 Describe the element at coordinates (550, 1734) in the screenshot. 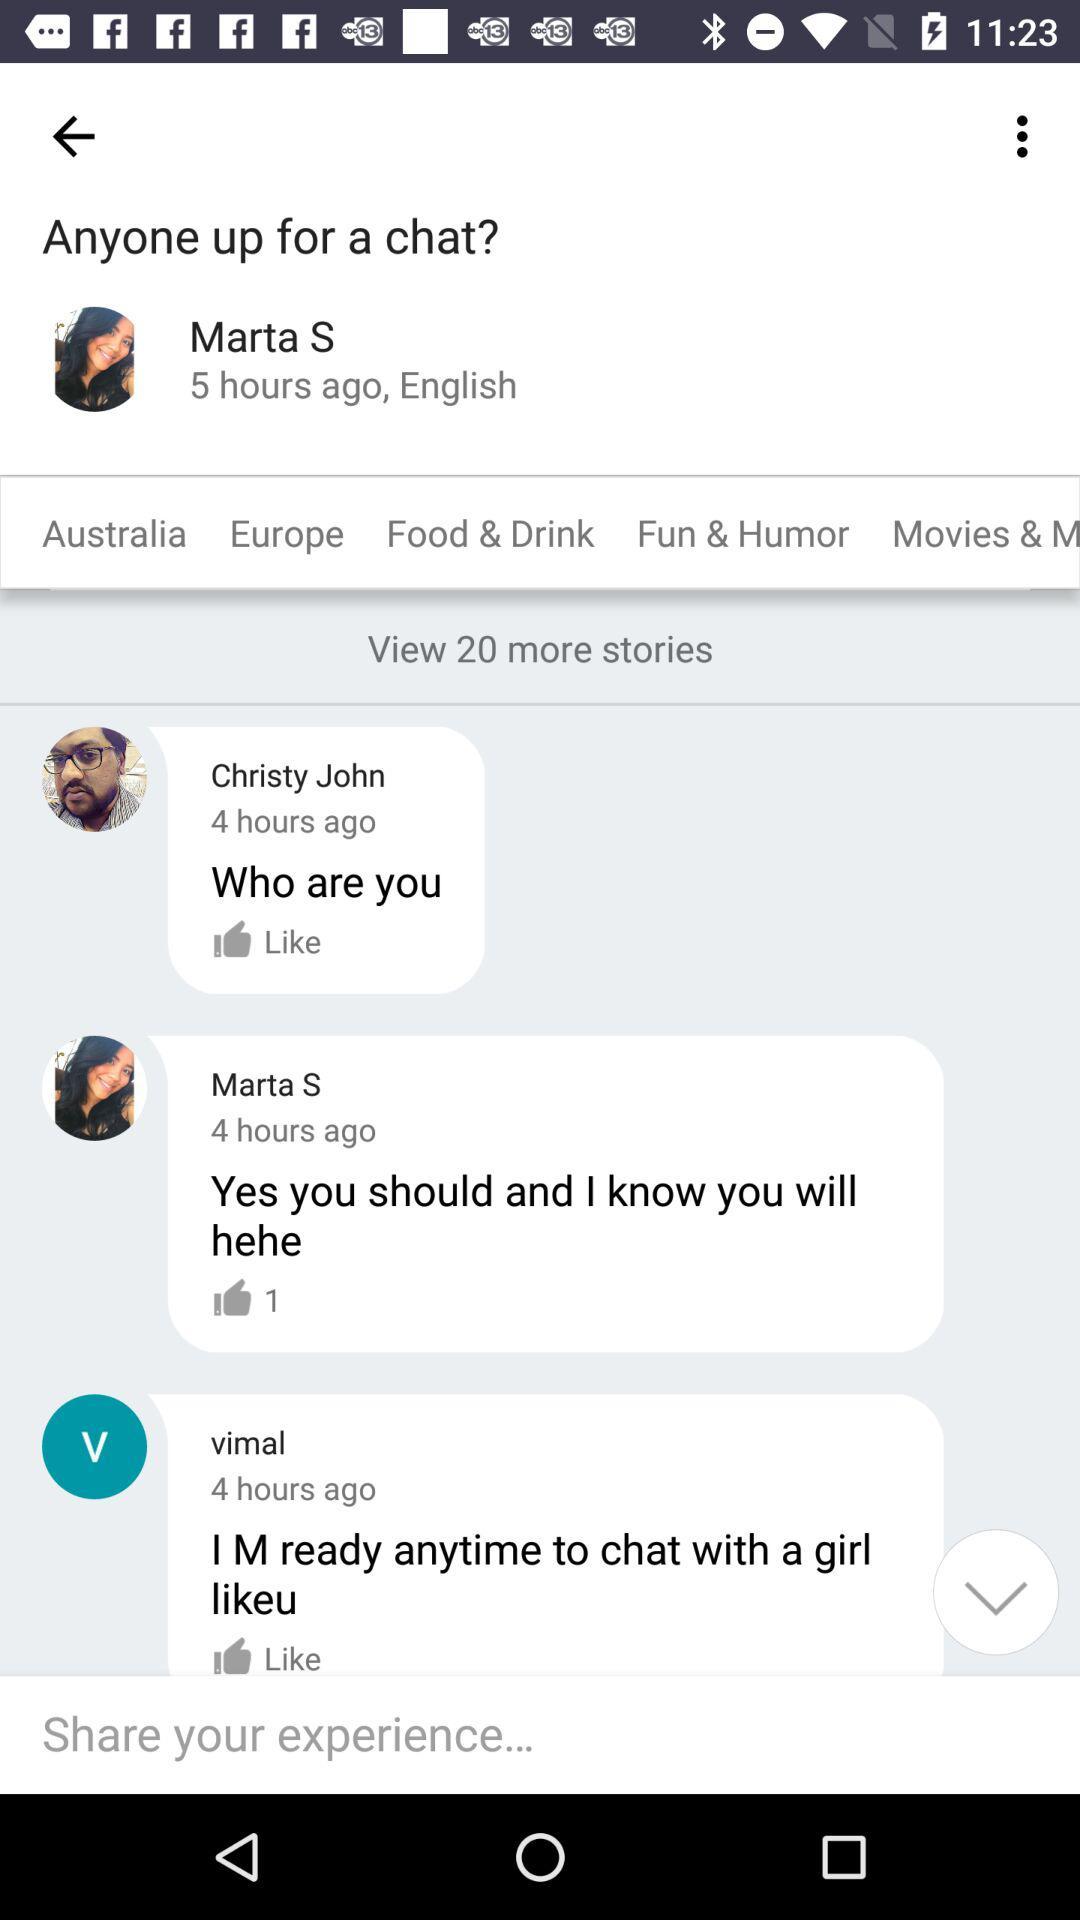

I see `type comment` at that location.